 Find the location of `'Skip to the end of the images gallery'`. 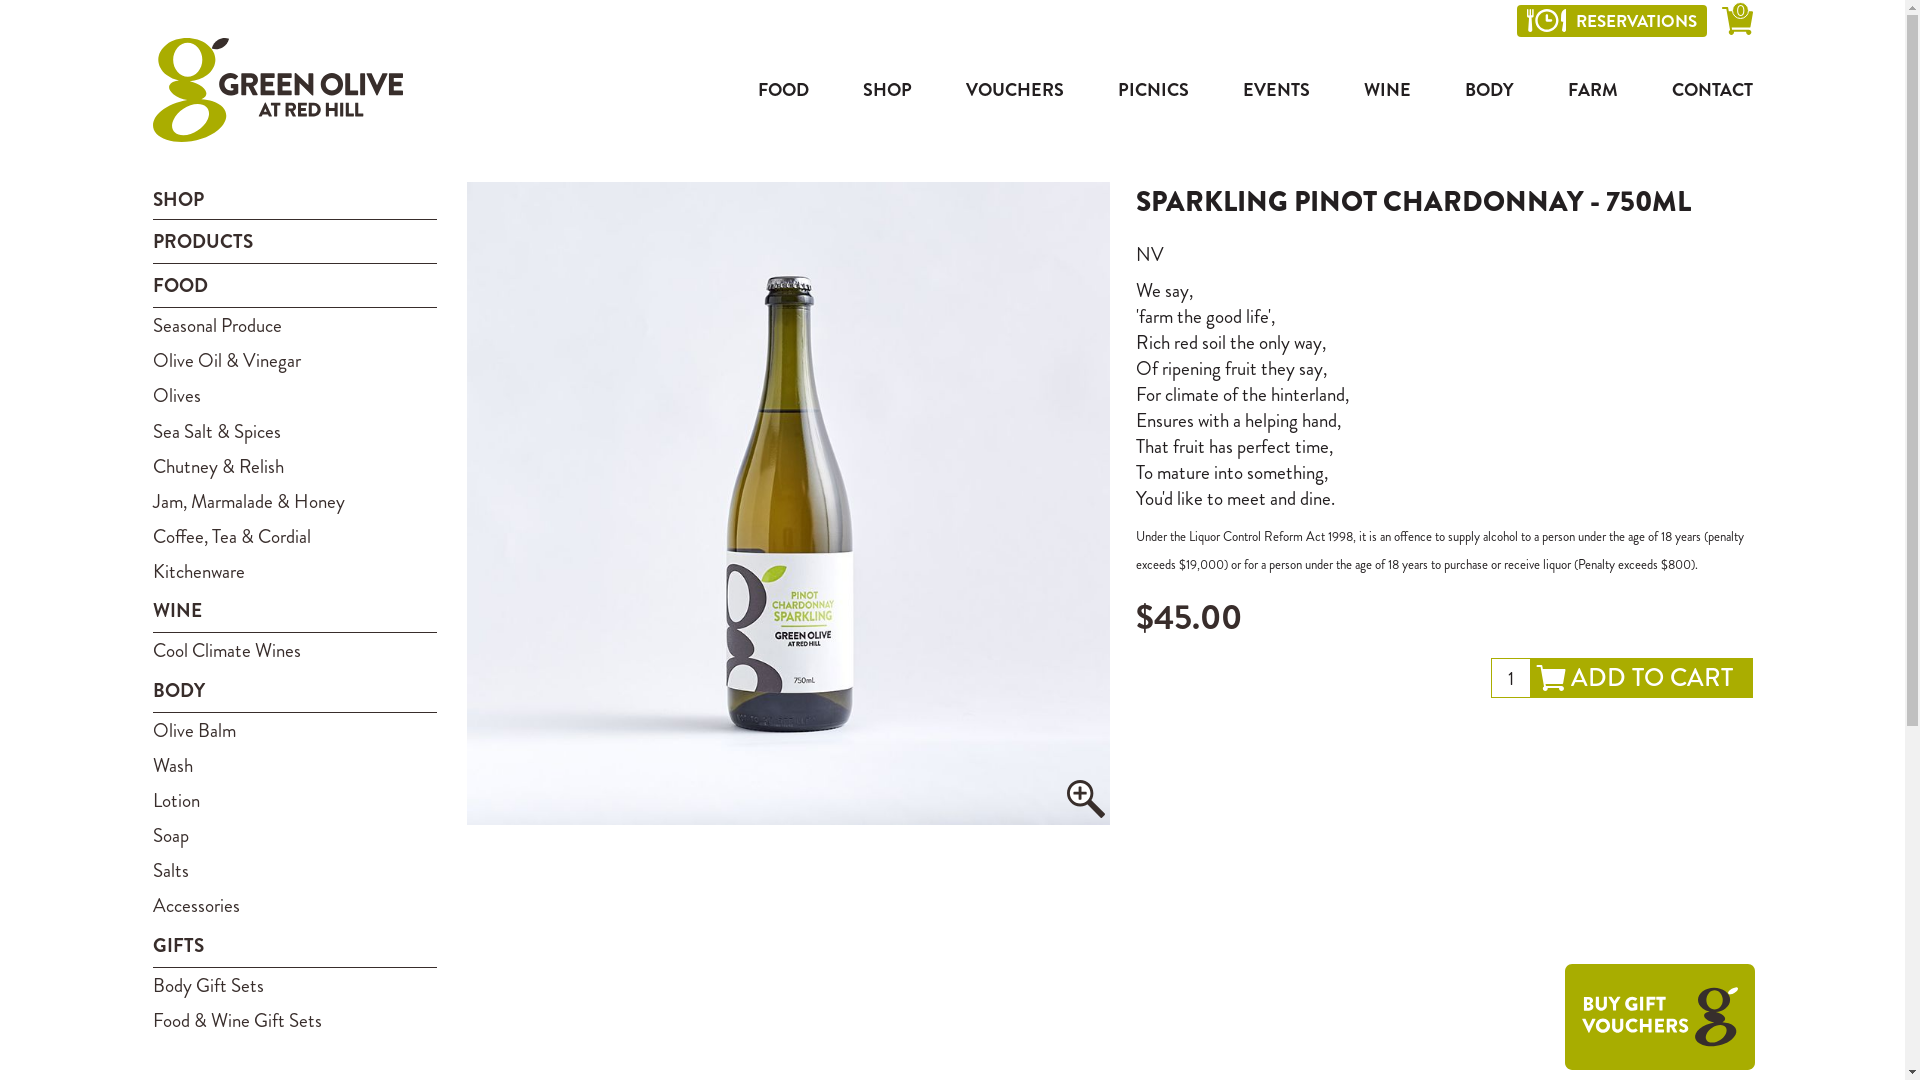

'Skip to the end of the images gallery' is located at coordinates (465, 181).